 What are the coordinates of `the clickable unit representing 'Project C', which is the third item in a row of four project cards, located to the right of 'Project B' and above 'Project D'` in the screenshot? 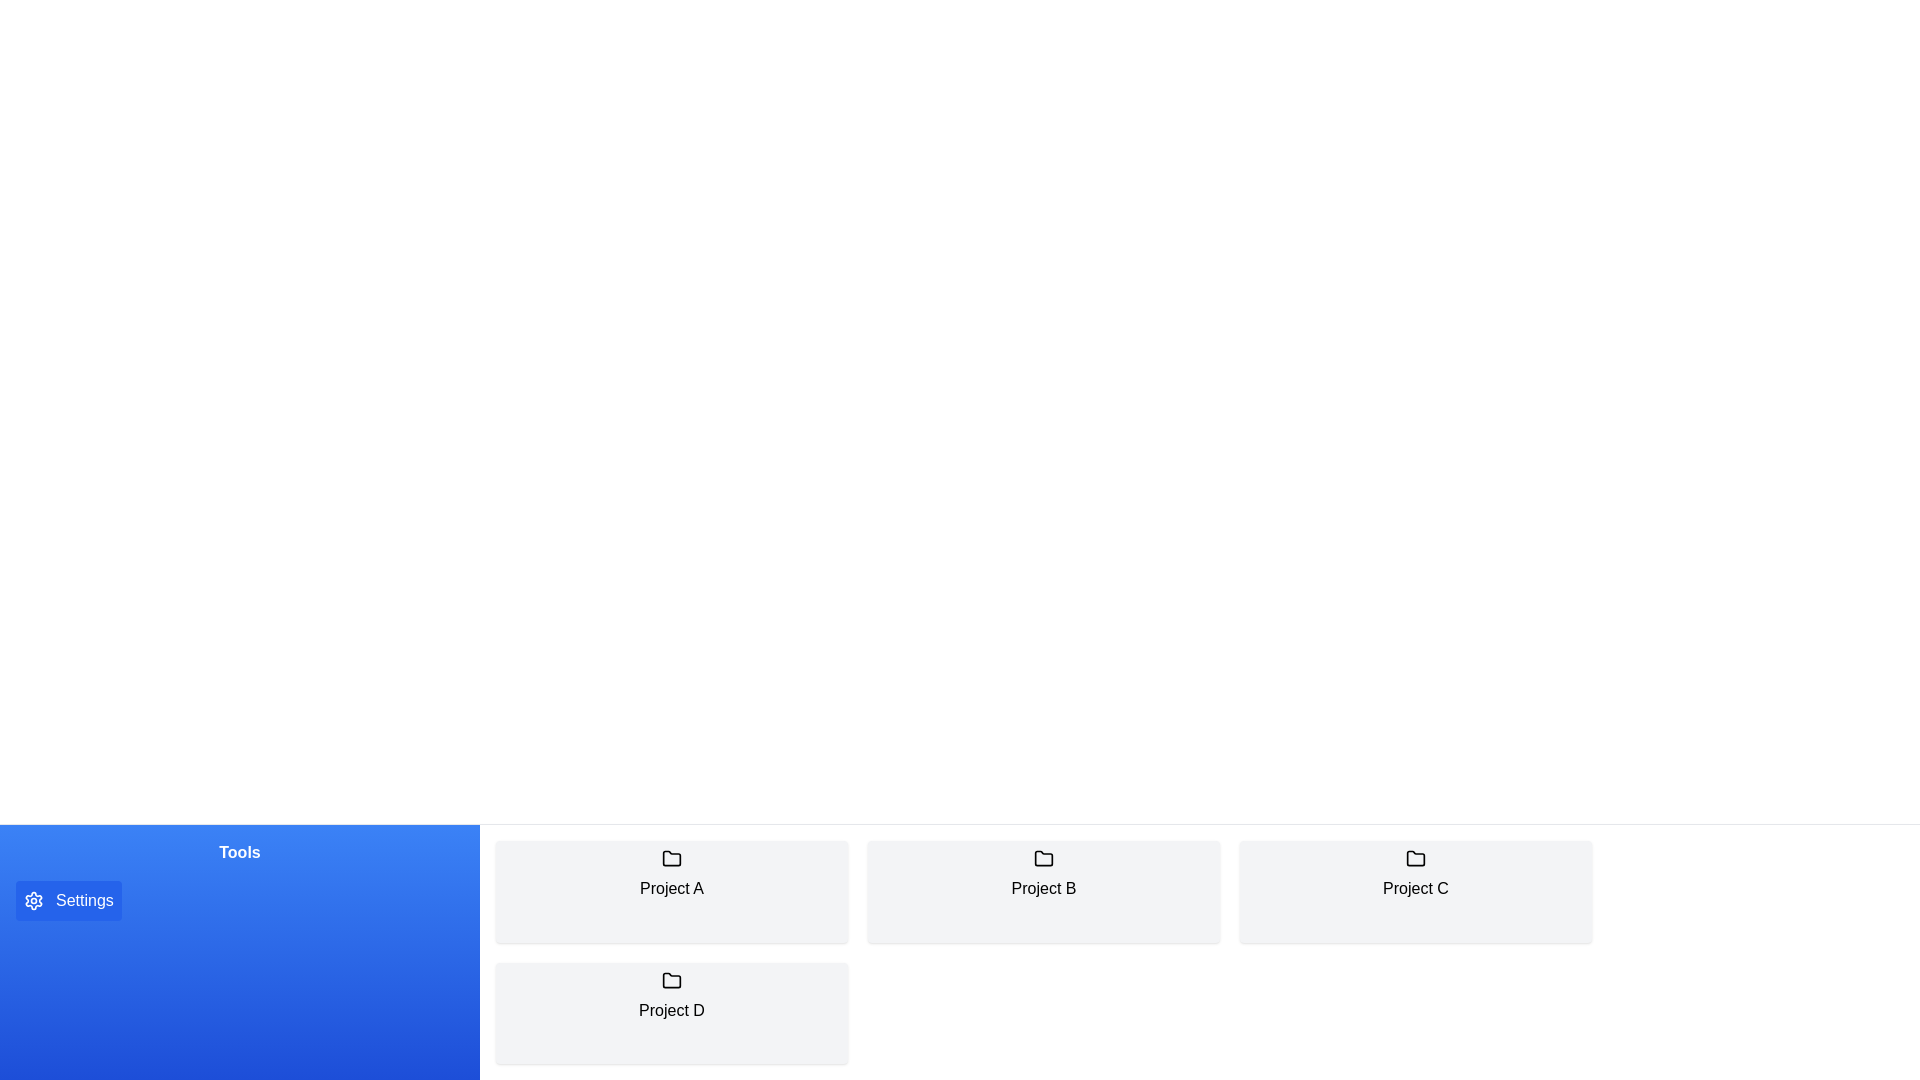 It's located at (1415, 890).